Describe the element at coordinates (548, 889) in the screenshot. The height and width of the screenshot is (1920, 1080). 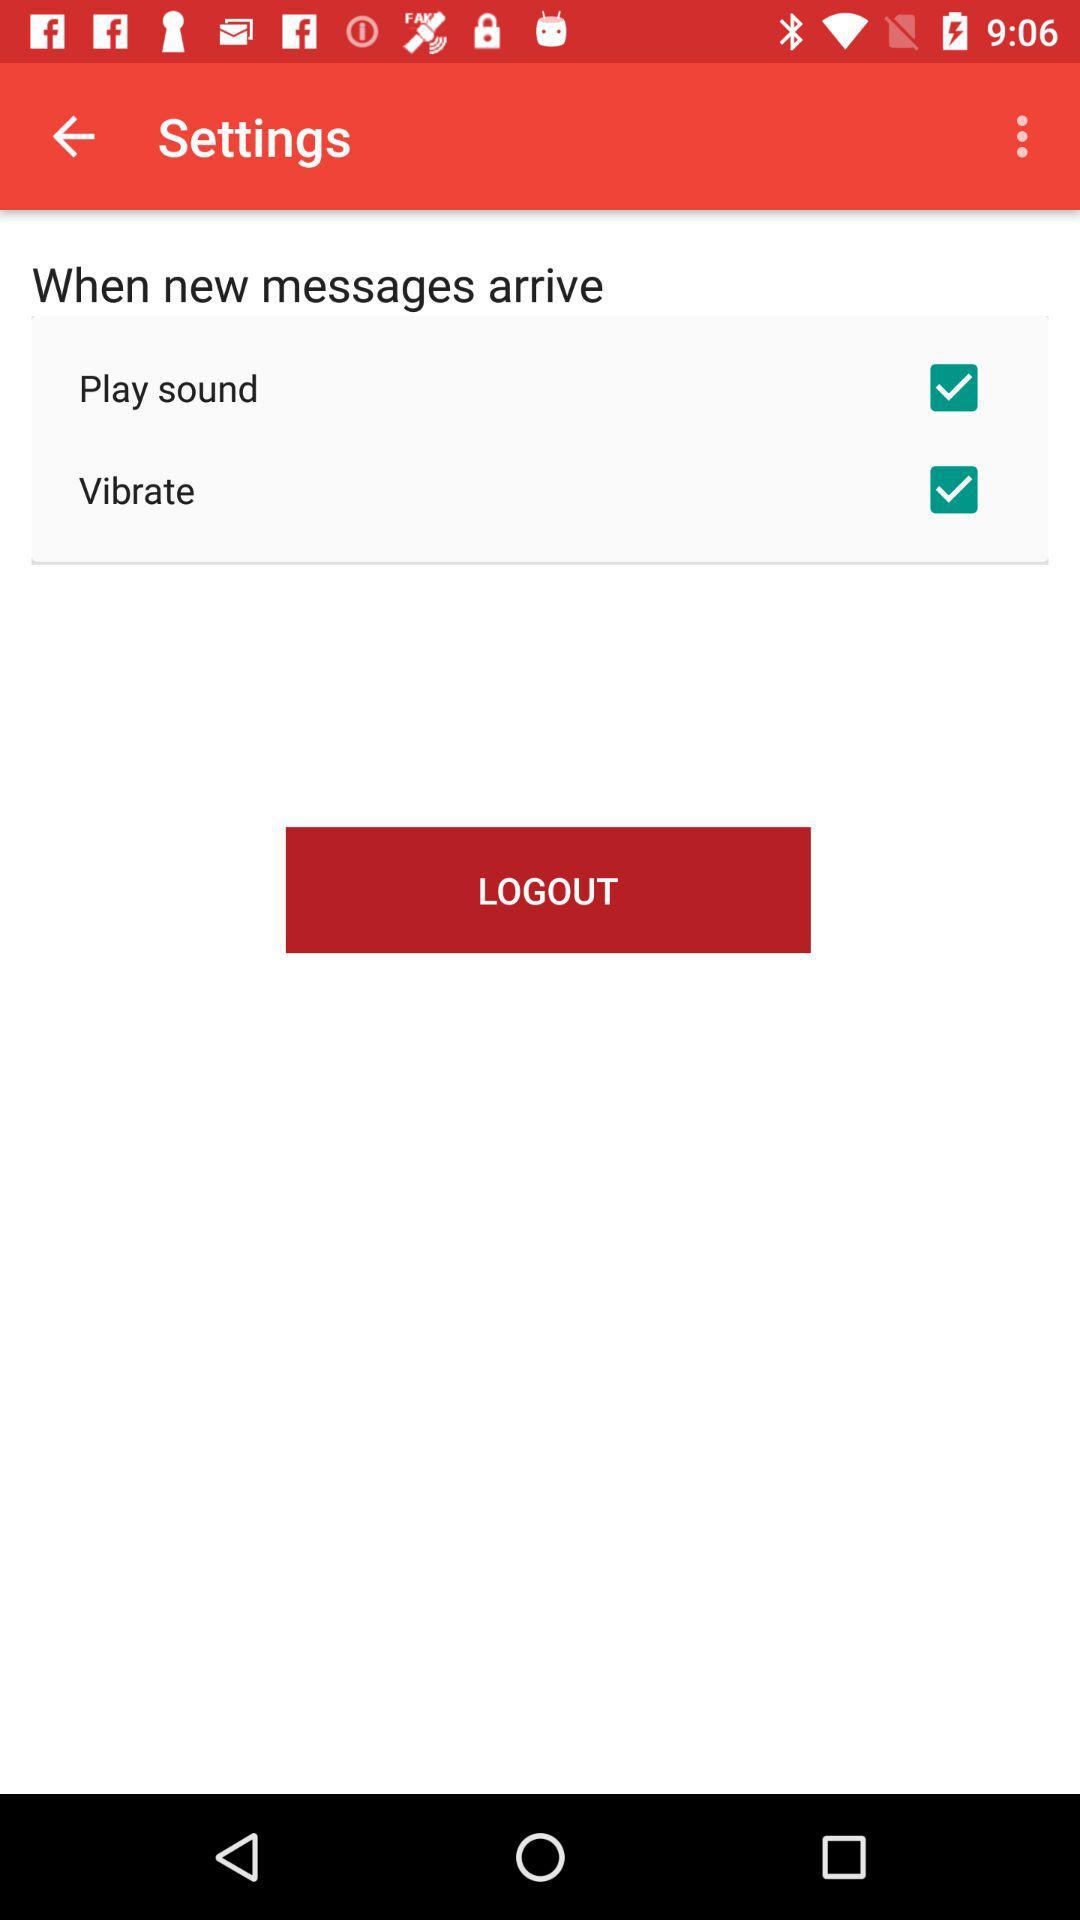
I see `the logout` at that location.